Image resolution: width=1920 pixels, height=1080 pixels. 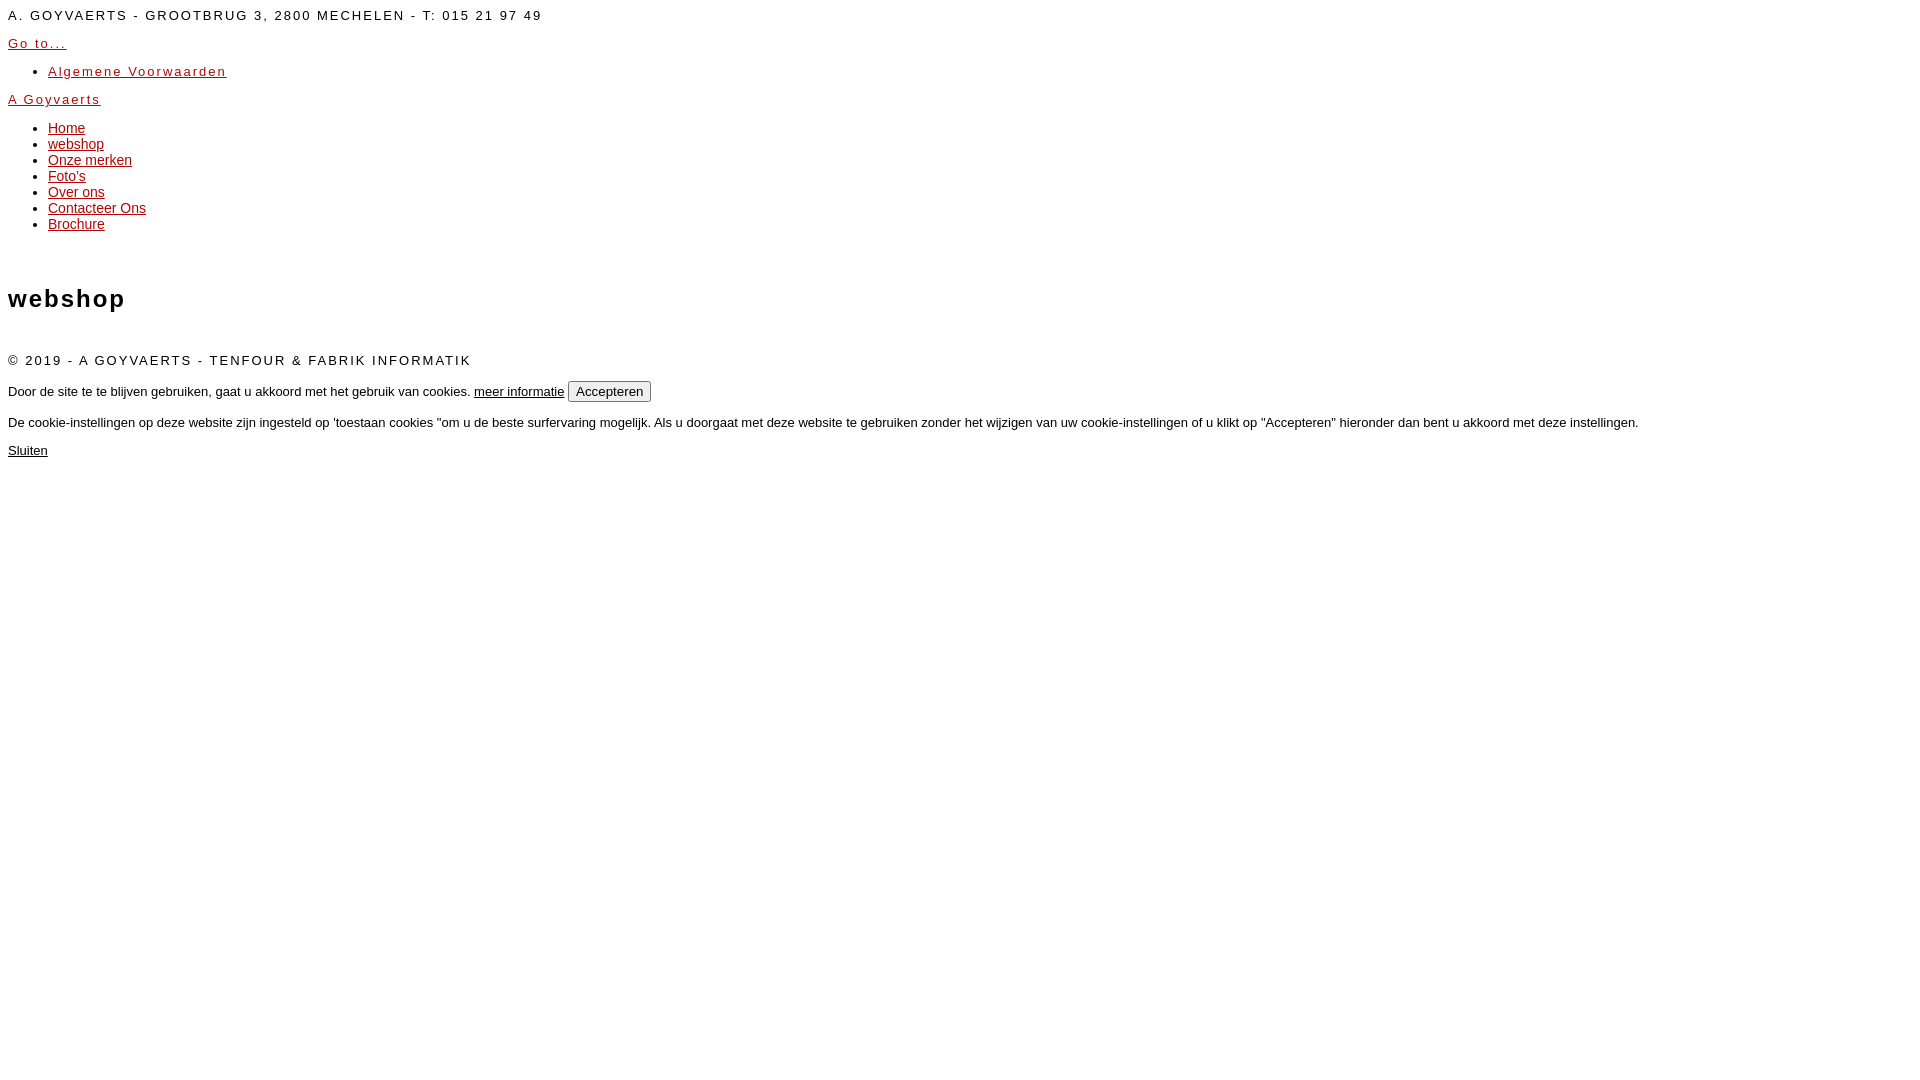 I want to click on 'Algemene Voorwaarden', so click(x=136, y=70).